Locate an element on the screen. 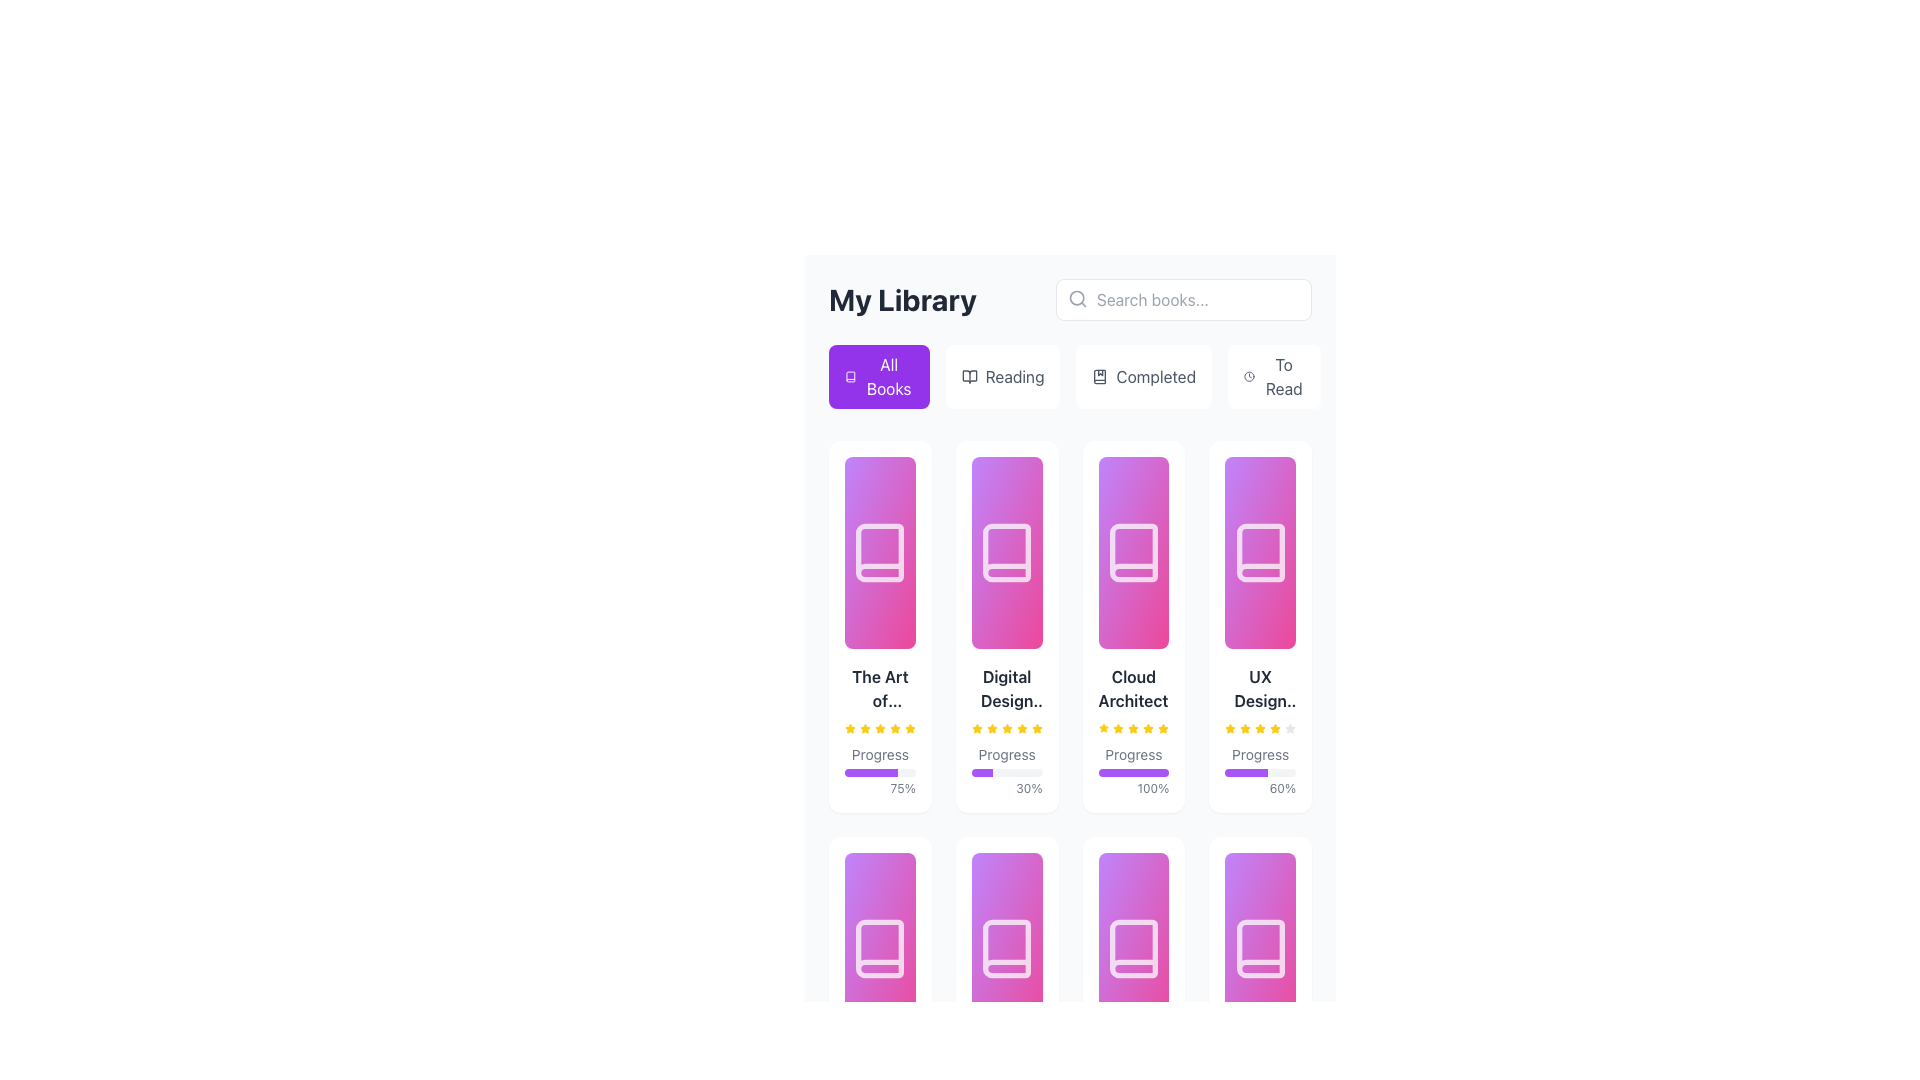 The width and height of the screenshot is (1920, 1080). details of the first star icon in the five-star rating system for the book titled 'The Art of...' is located at coordinates (850, 729).